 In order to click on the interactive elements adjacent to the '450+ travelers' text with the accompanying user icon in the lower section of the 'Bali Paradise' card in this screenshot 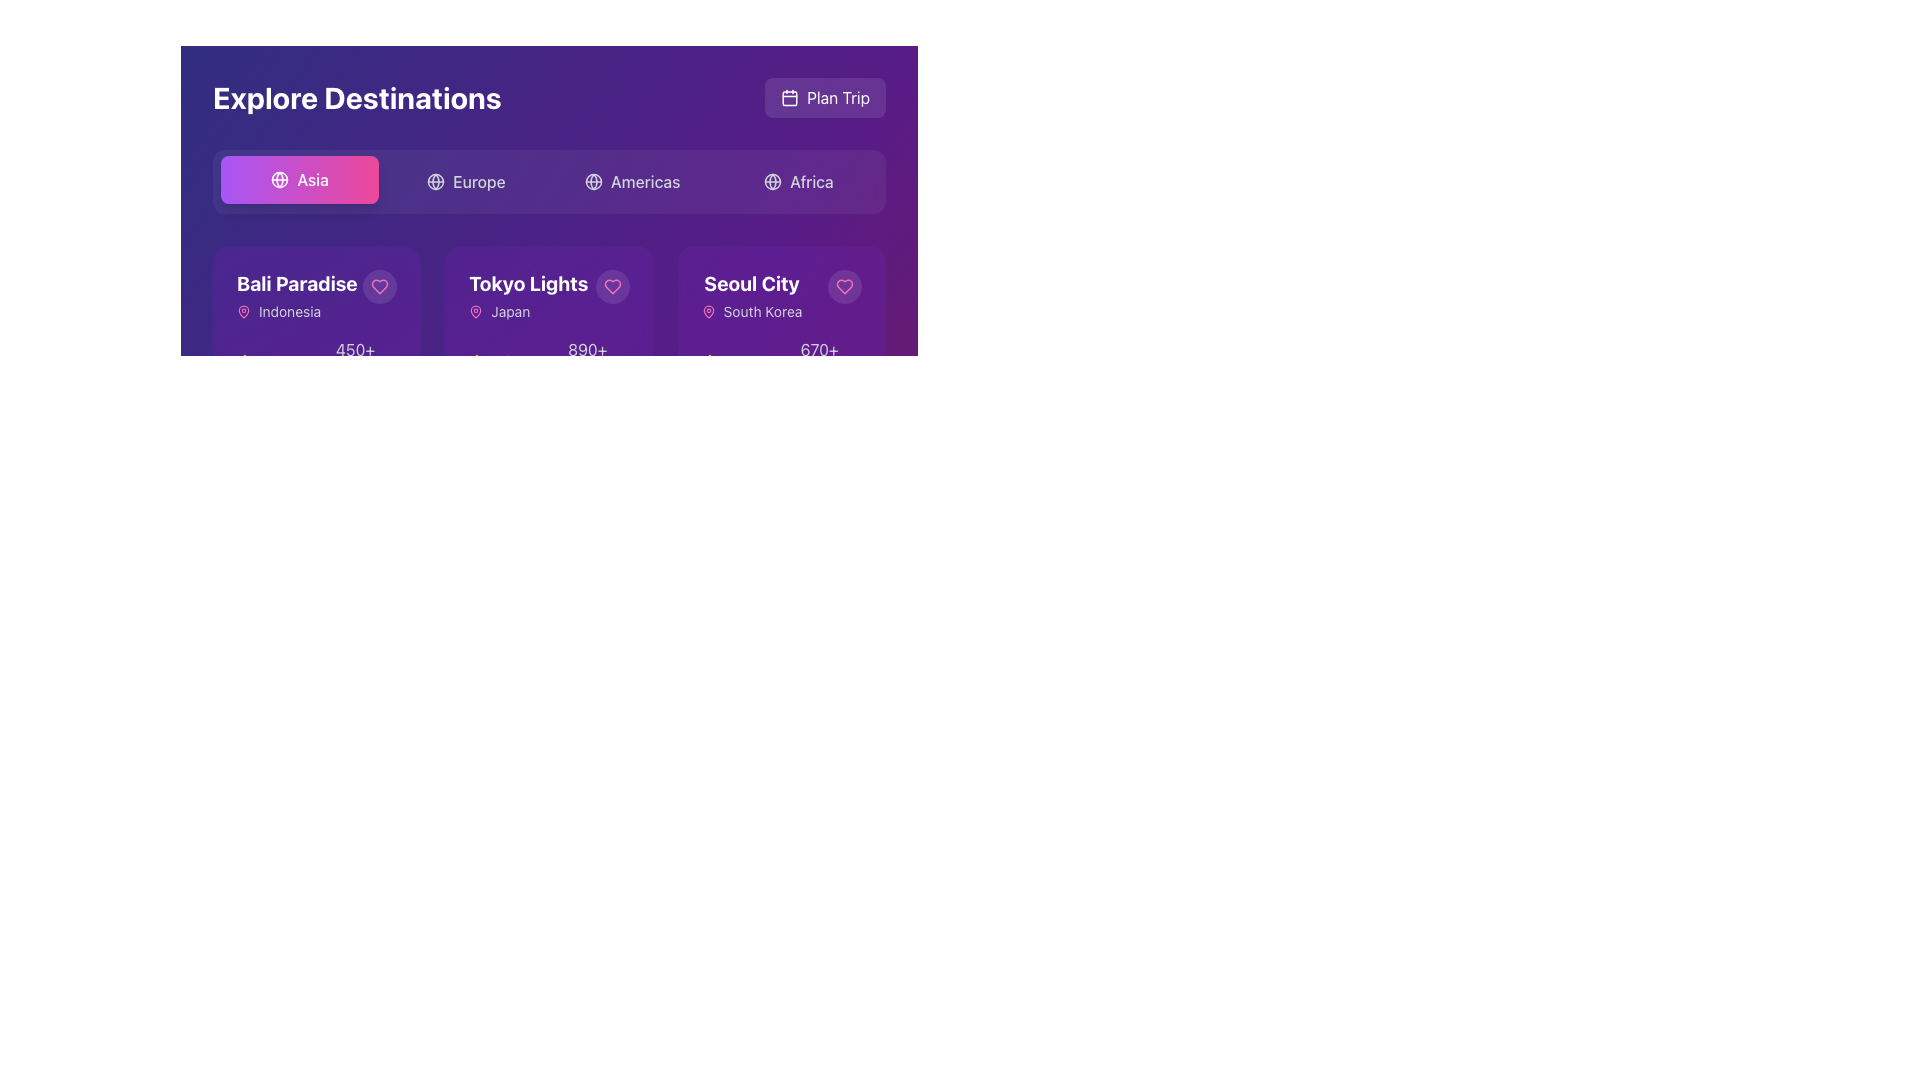, I will do `click(347, 362)`.